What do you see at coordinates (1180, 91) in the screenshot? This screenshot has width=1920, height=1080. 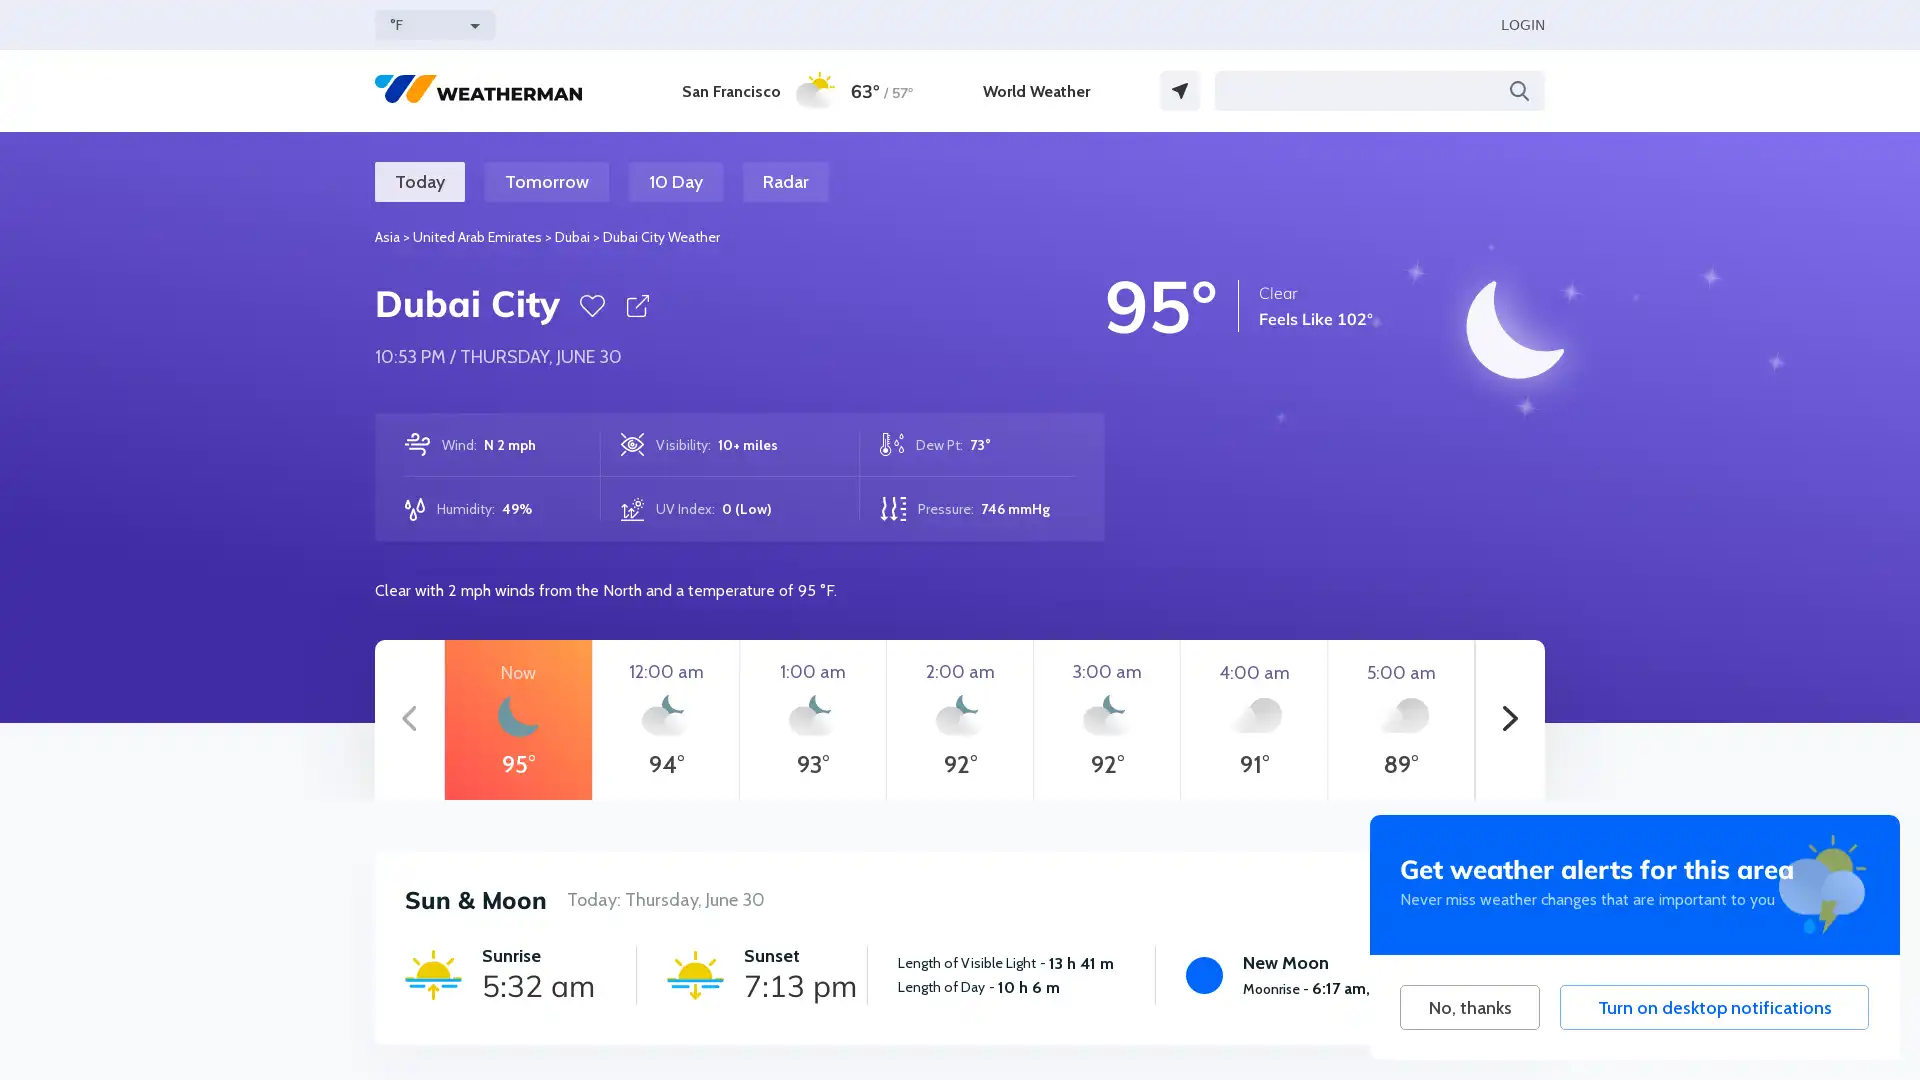 I see `GPS Location` at bounding box center [1180, 91].